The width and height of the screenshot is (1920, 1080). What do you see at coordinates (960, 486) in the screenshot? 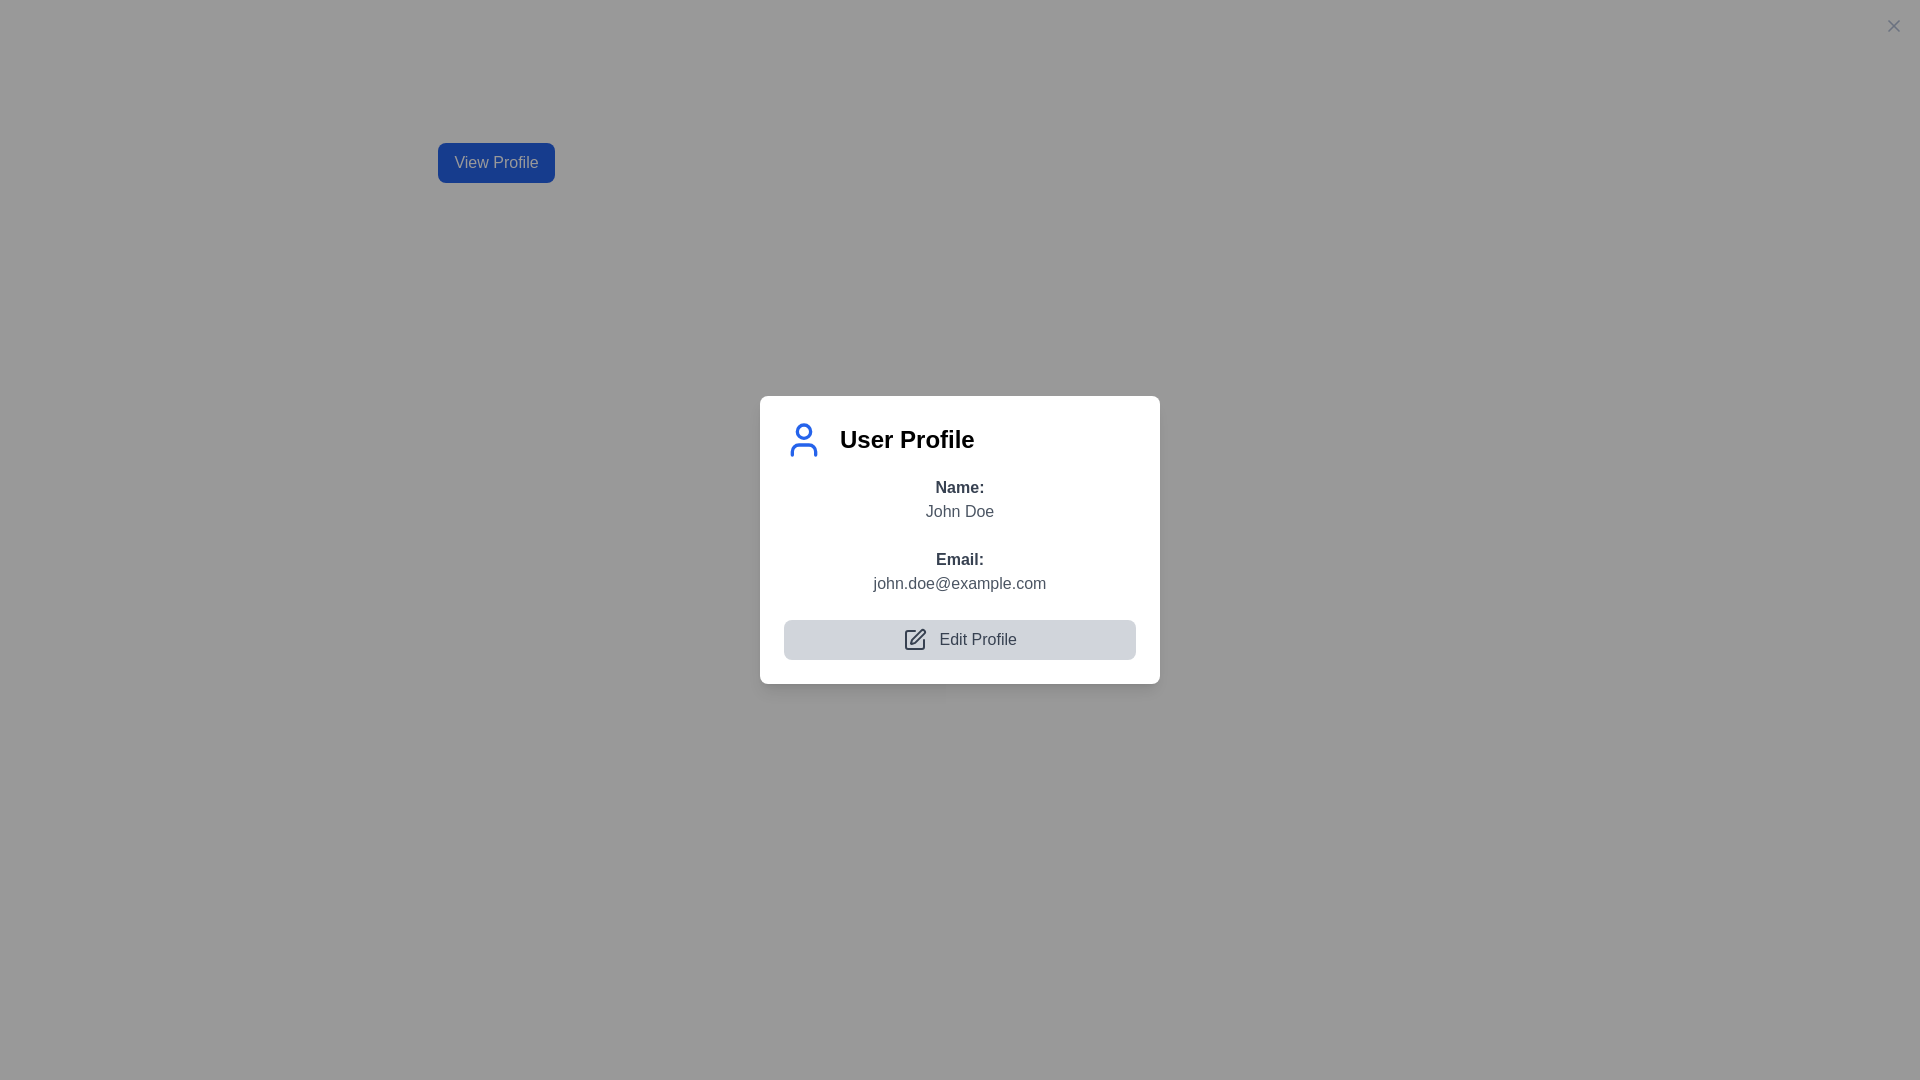
I see `the bold text label reading 'Name:' within the 'User Profile' modal, which is styled in dark gray and is the first label in the profile details section` at bounding box center [960, 486].